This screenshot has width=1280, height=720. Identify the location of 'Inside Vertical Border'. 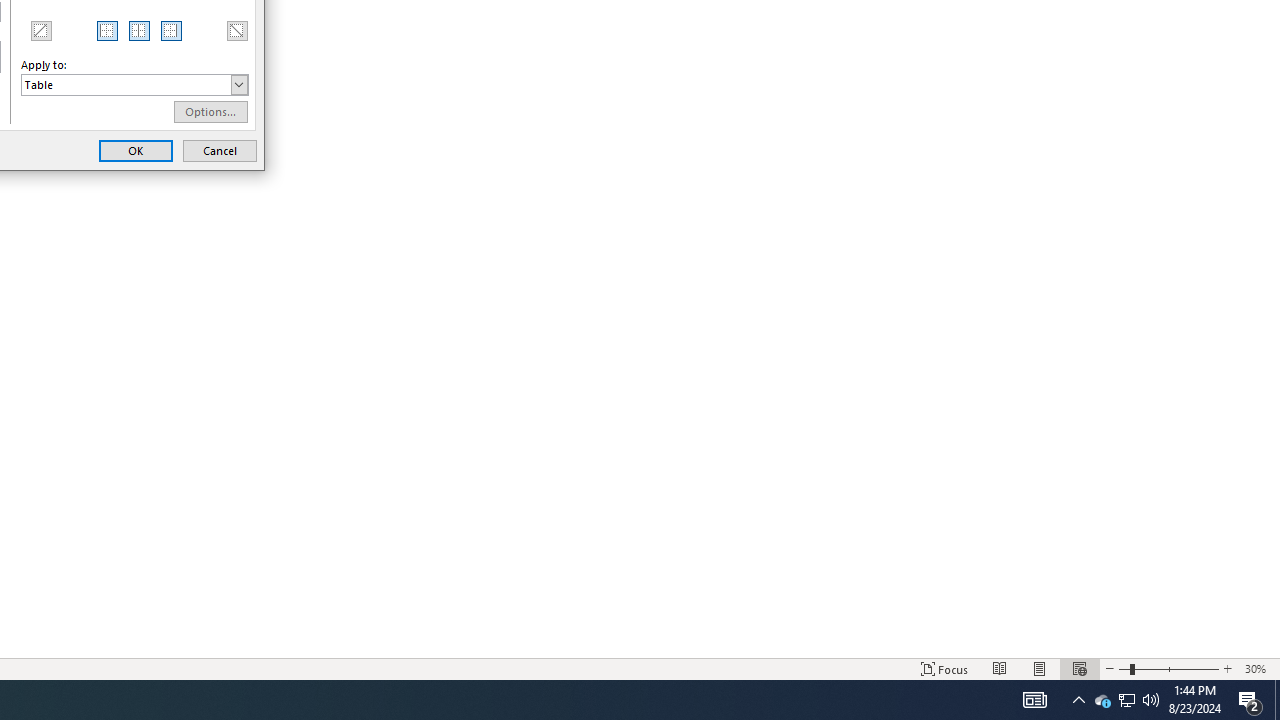
(138, 30).